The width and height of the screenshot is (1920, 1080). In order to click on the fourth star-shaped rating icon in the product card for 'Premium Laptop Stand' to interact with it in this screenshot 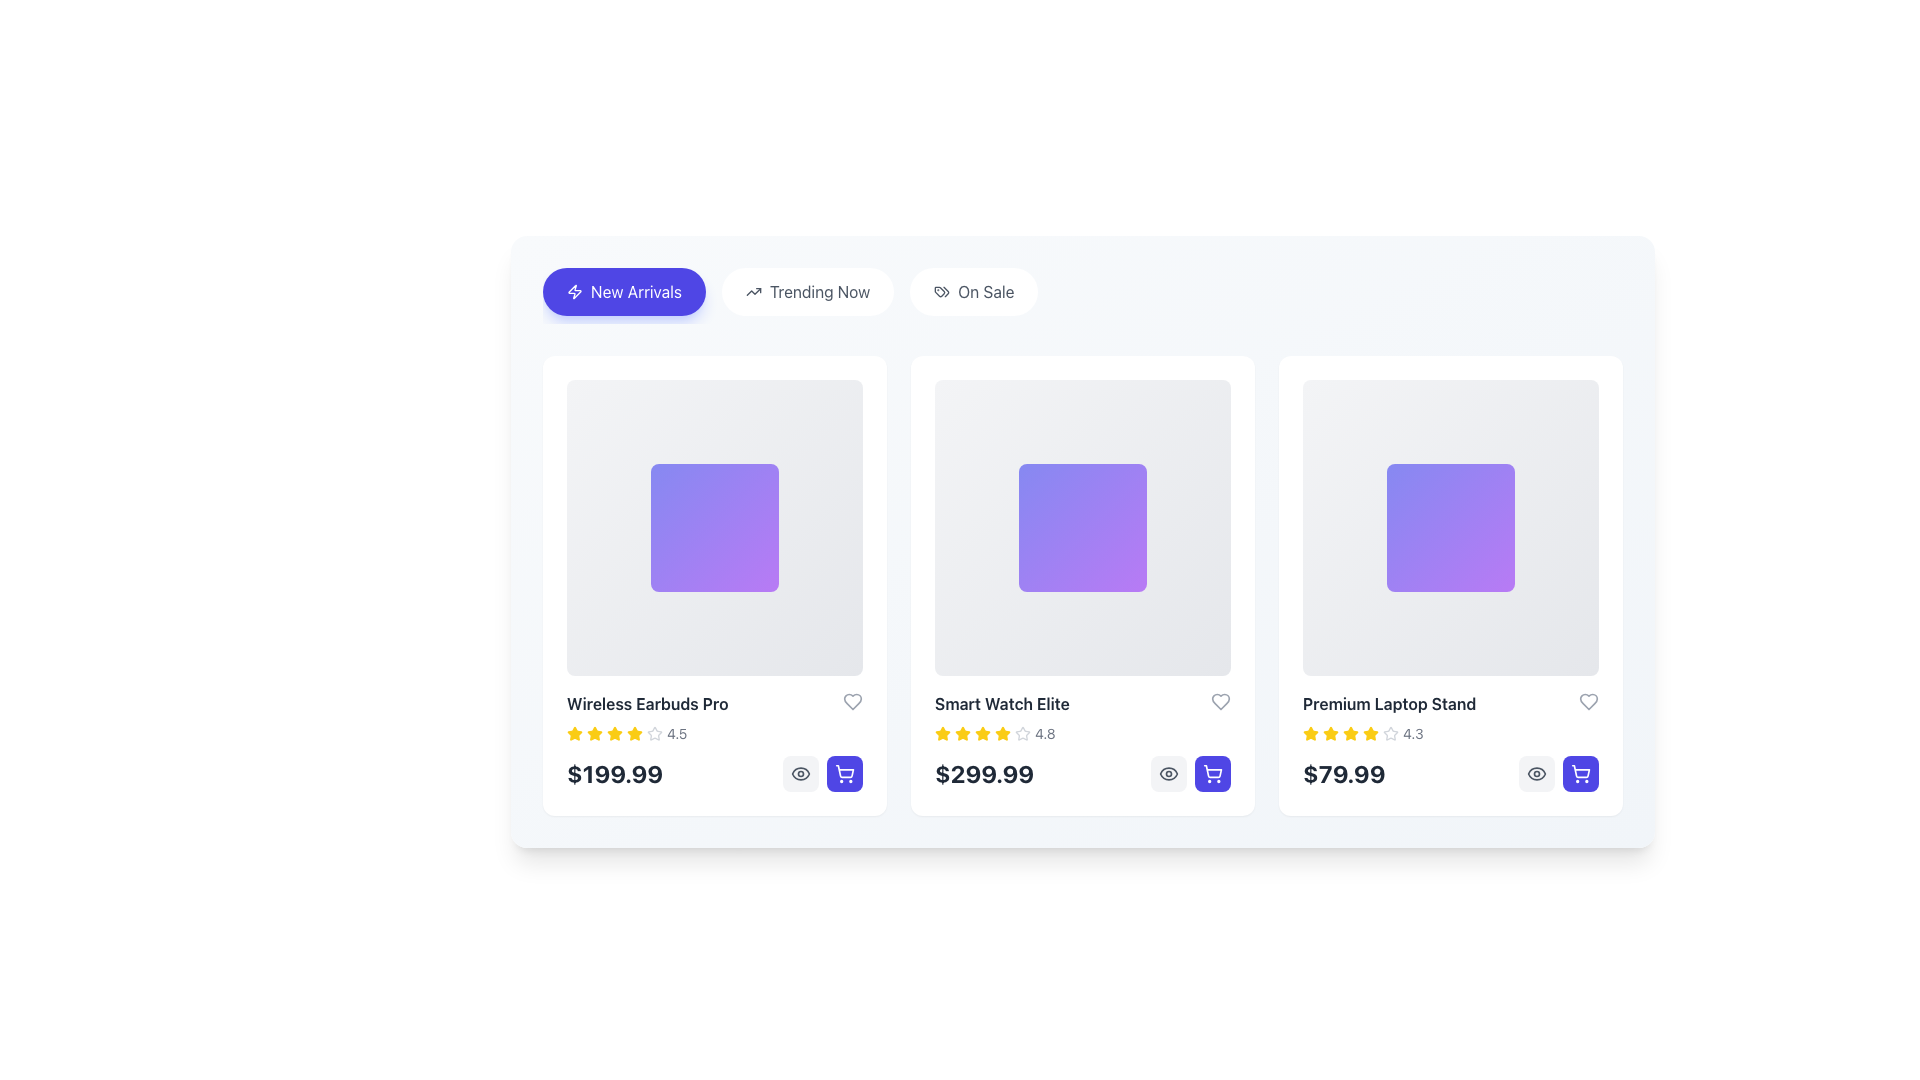, I will do `click(1390, 733)`.